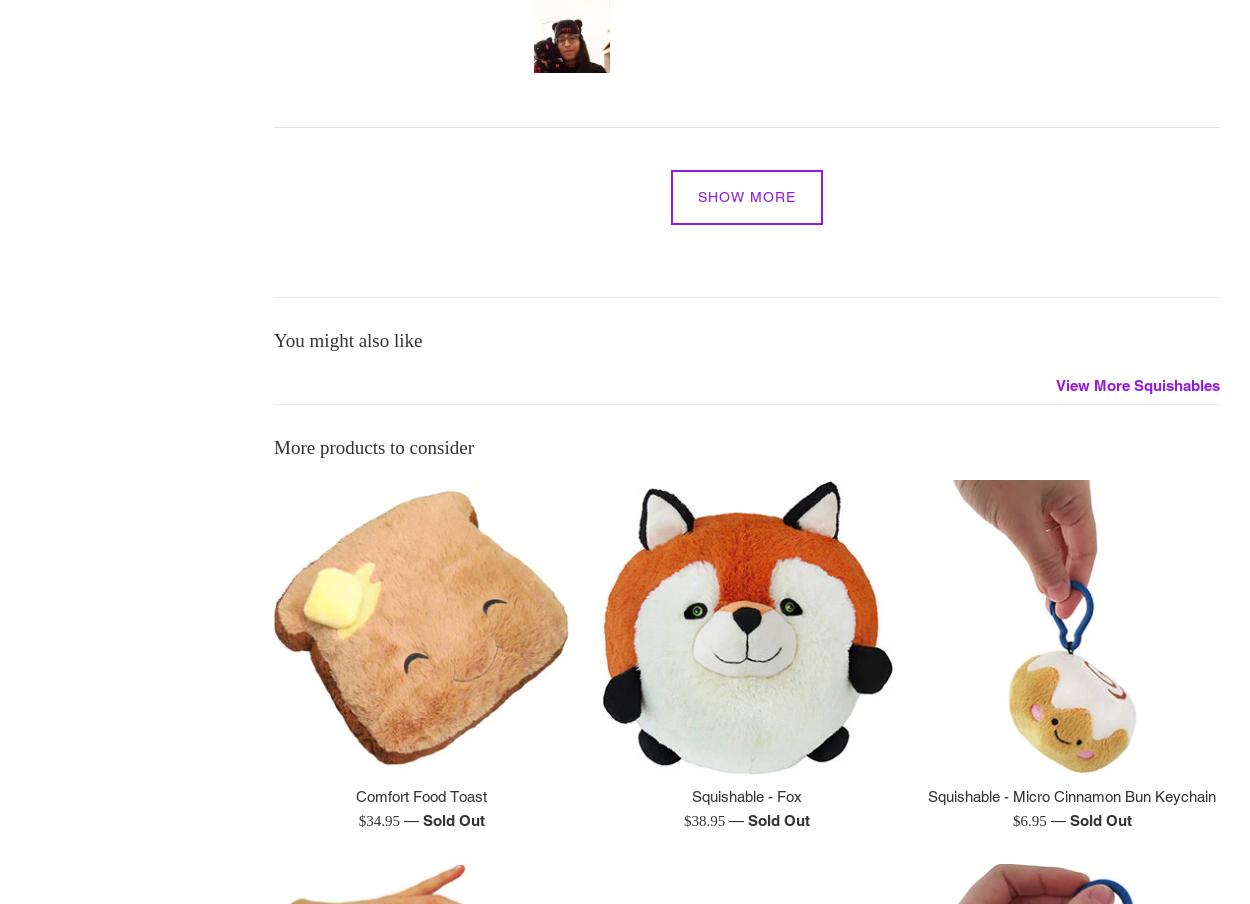 The height and width of the screenshot is (904, 1250). What do you see at coordinates (697, 196) in the screenshot?
I see `'Show More'` at bounding box center [697, 196].